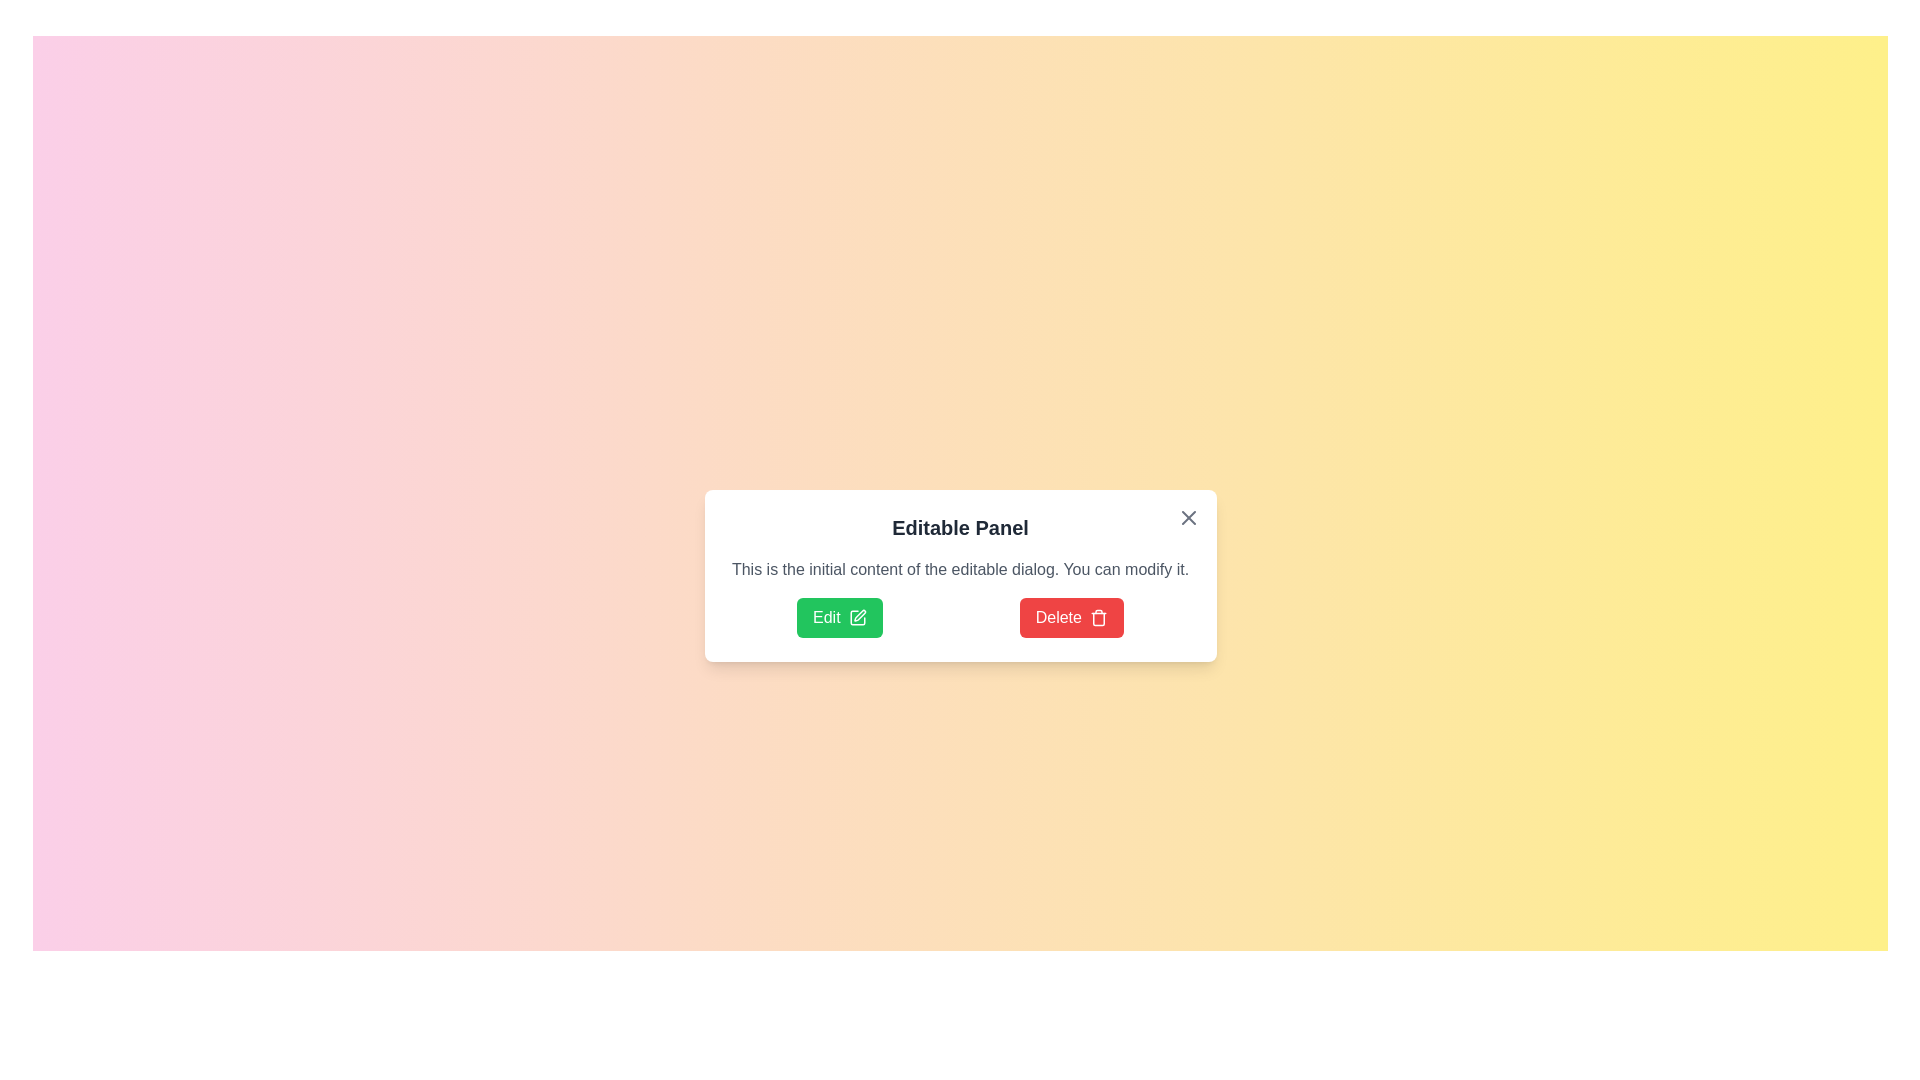  I want to click on the 'Edit' button to enter edit mode, so click(839, 616).